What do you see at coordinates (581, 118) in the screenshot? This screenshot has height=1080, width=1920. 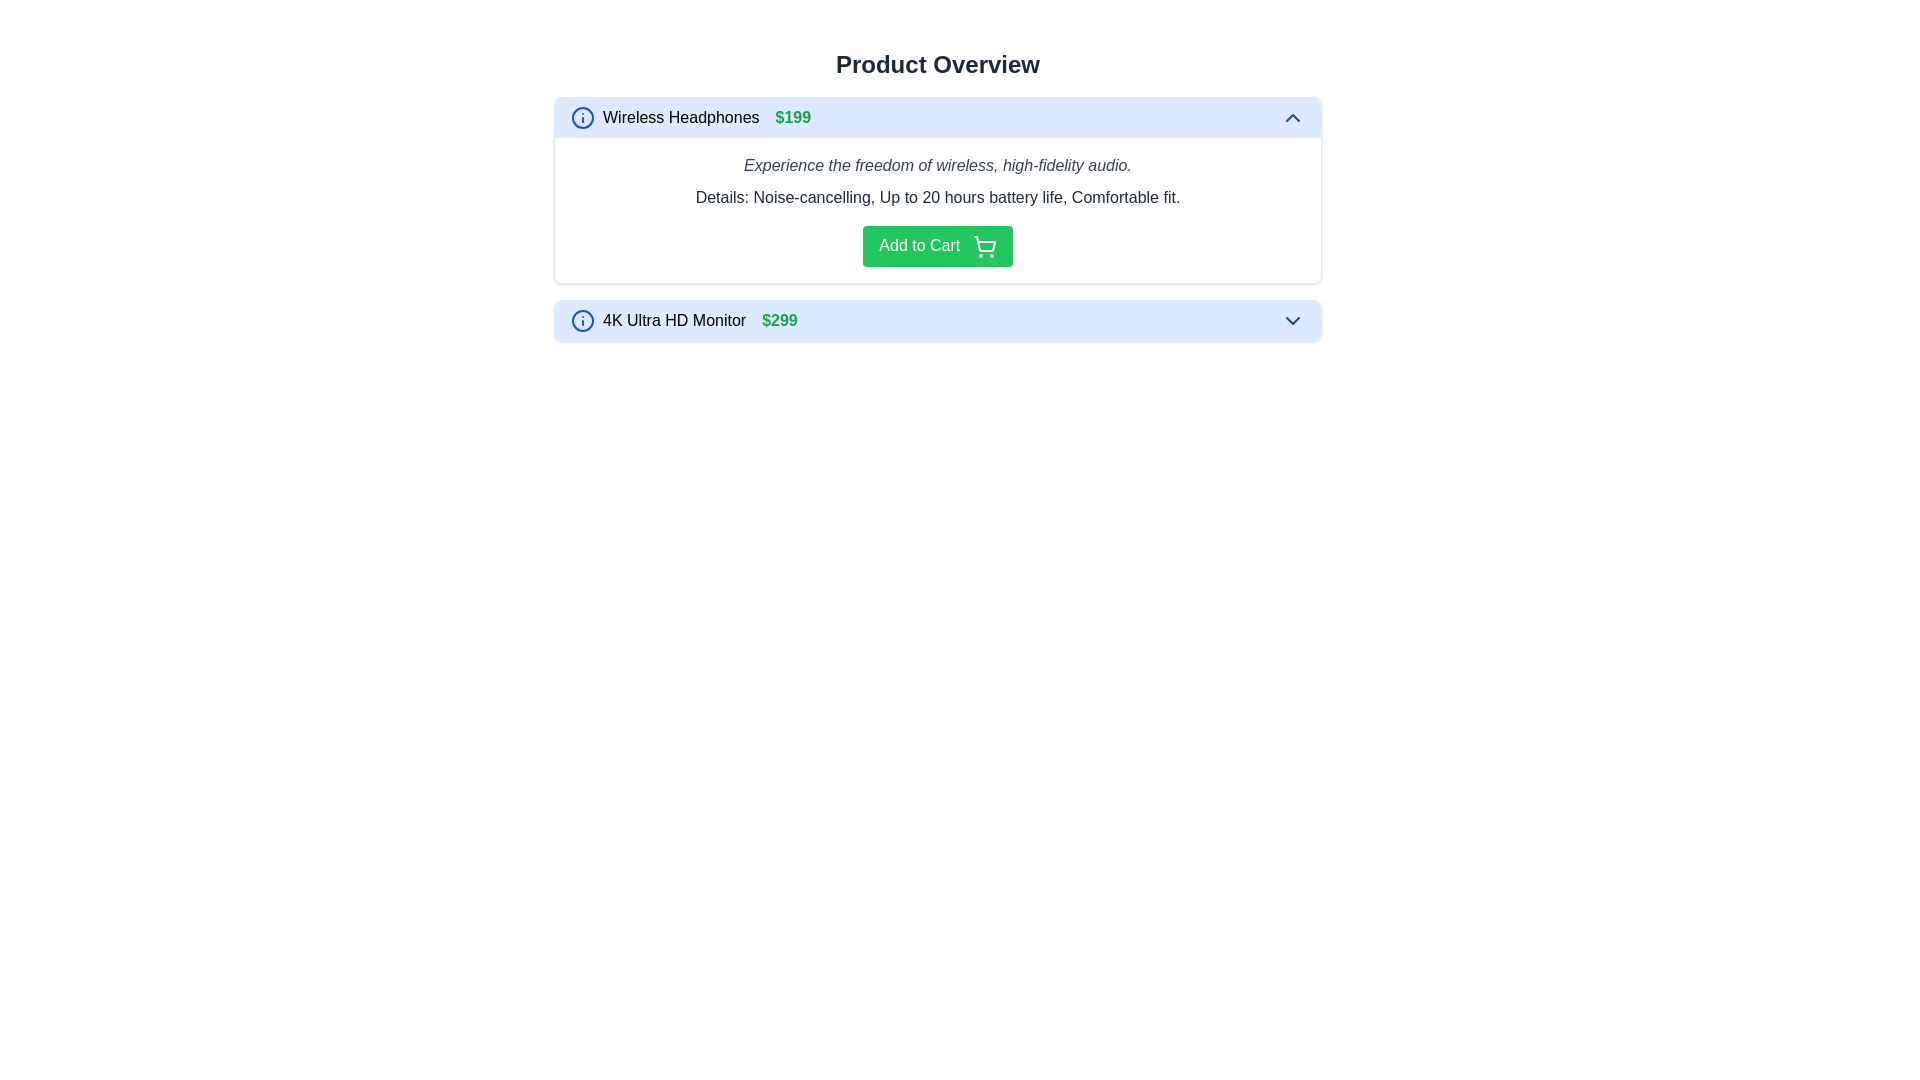 I see `the small circular icon displaying an 'i' symbol with a blue outline, located before the 'Wireless Headphones $199' product name` at bounding box center [581, 118].